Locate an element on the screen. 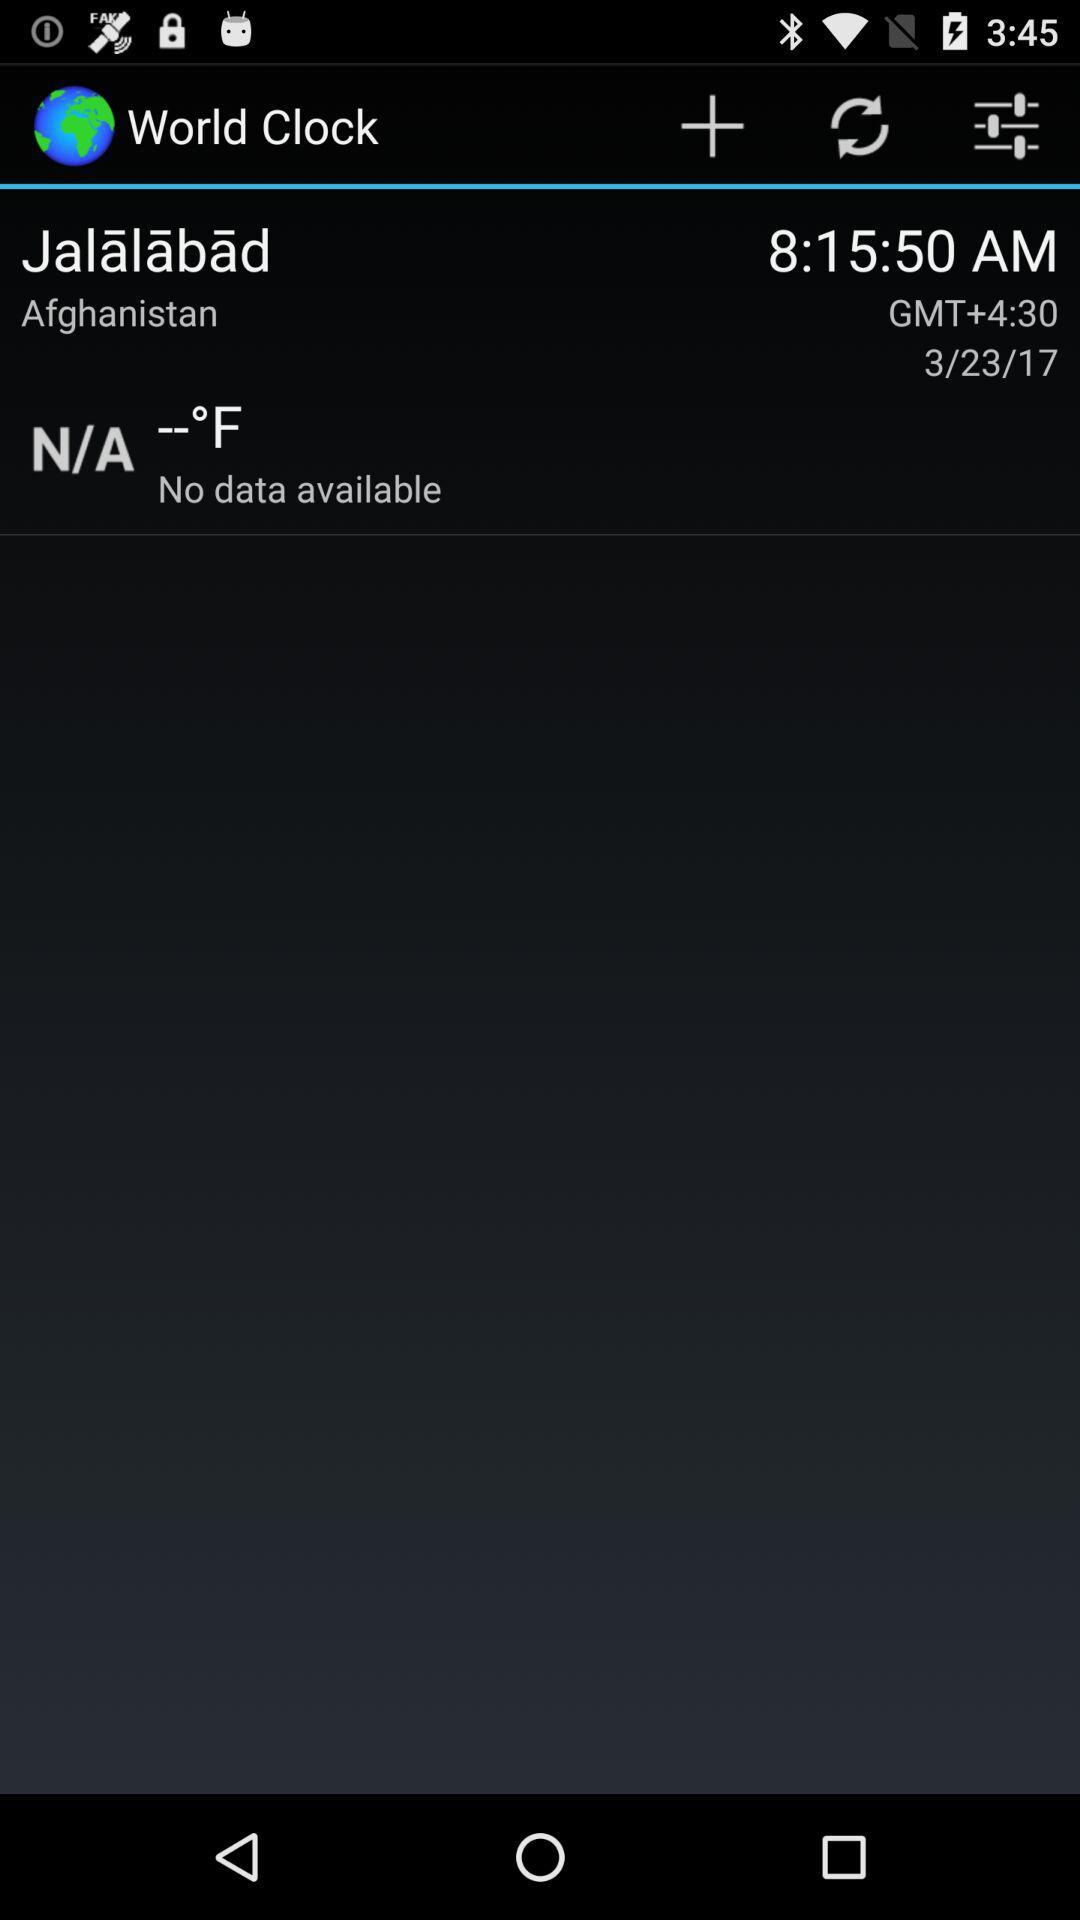  icon above 3/23/17 item is located at coordinates (972, 311).